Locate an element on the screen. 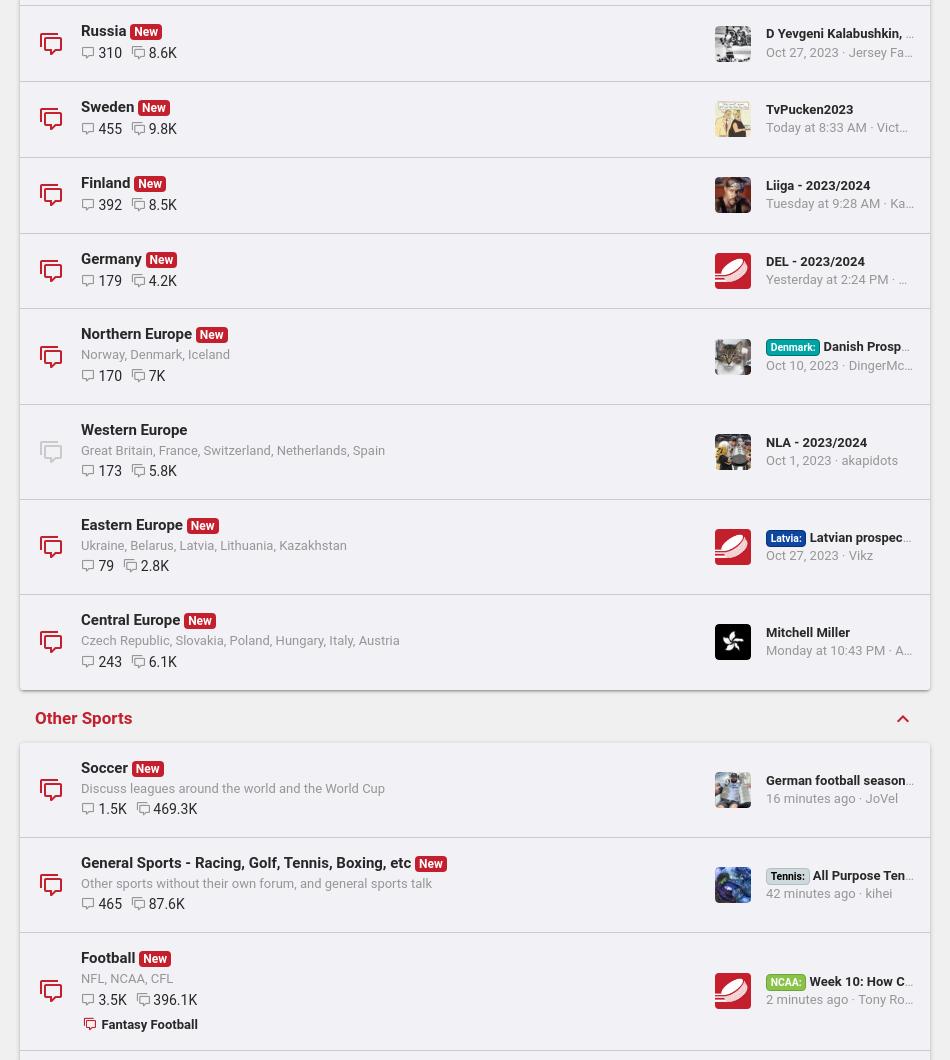 The image size is (950, 1060). 'eal' is located at coordinates (566, 126).